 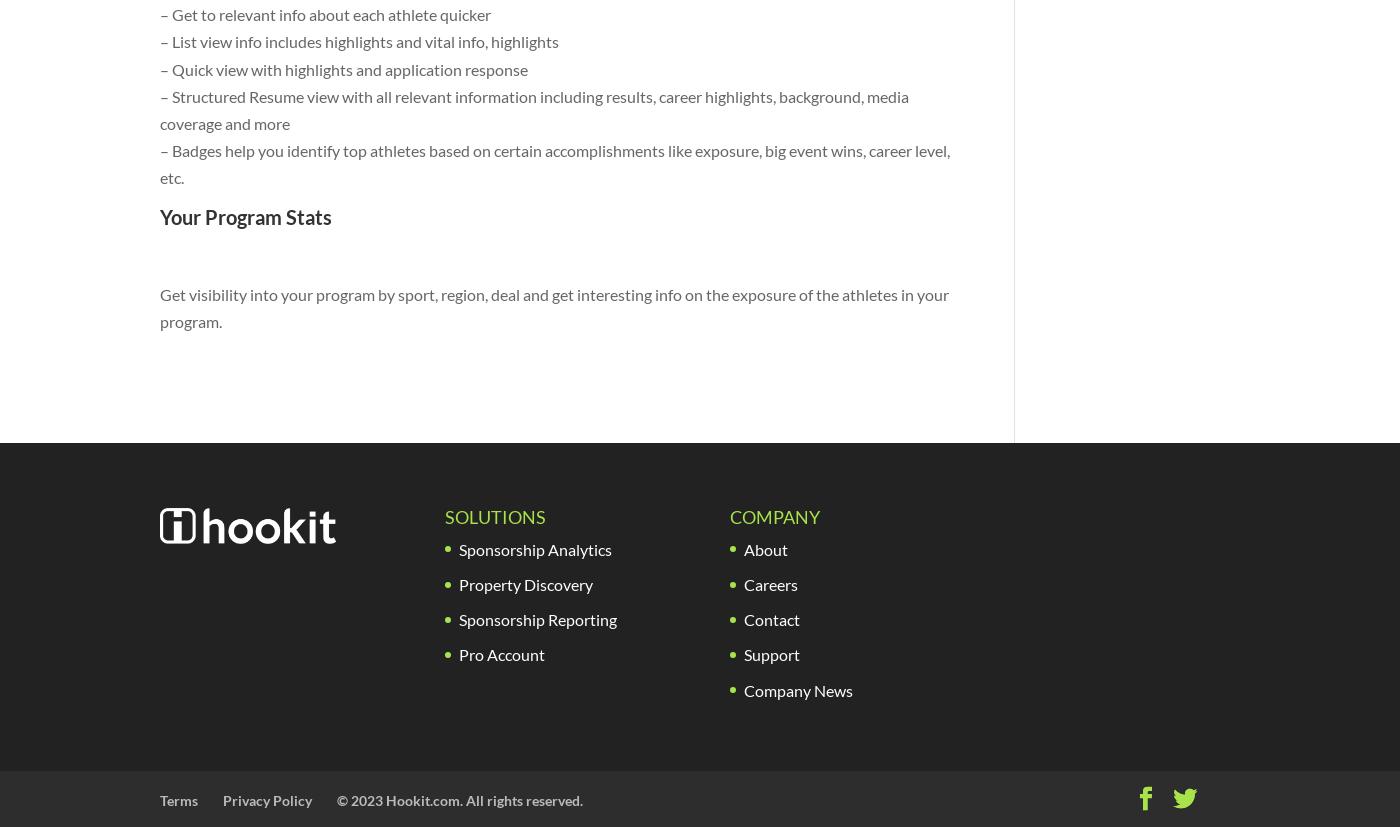 I want to click on 'Careers', so click(x=770, y=583).